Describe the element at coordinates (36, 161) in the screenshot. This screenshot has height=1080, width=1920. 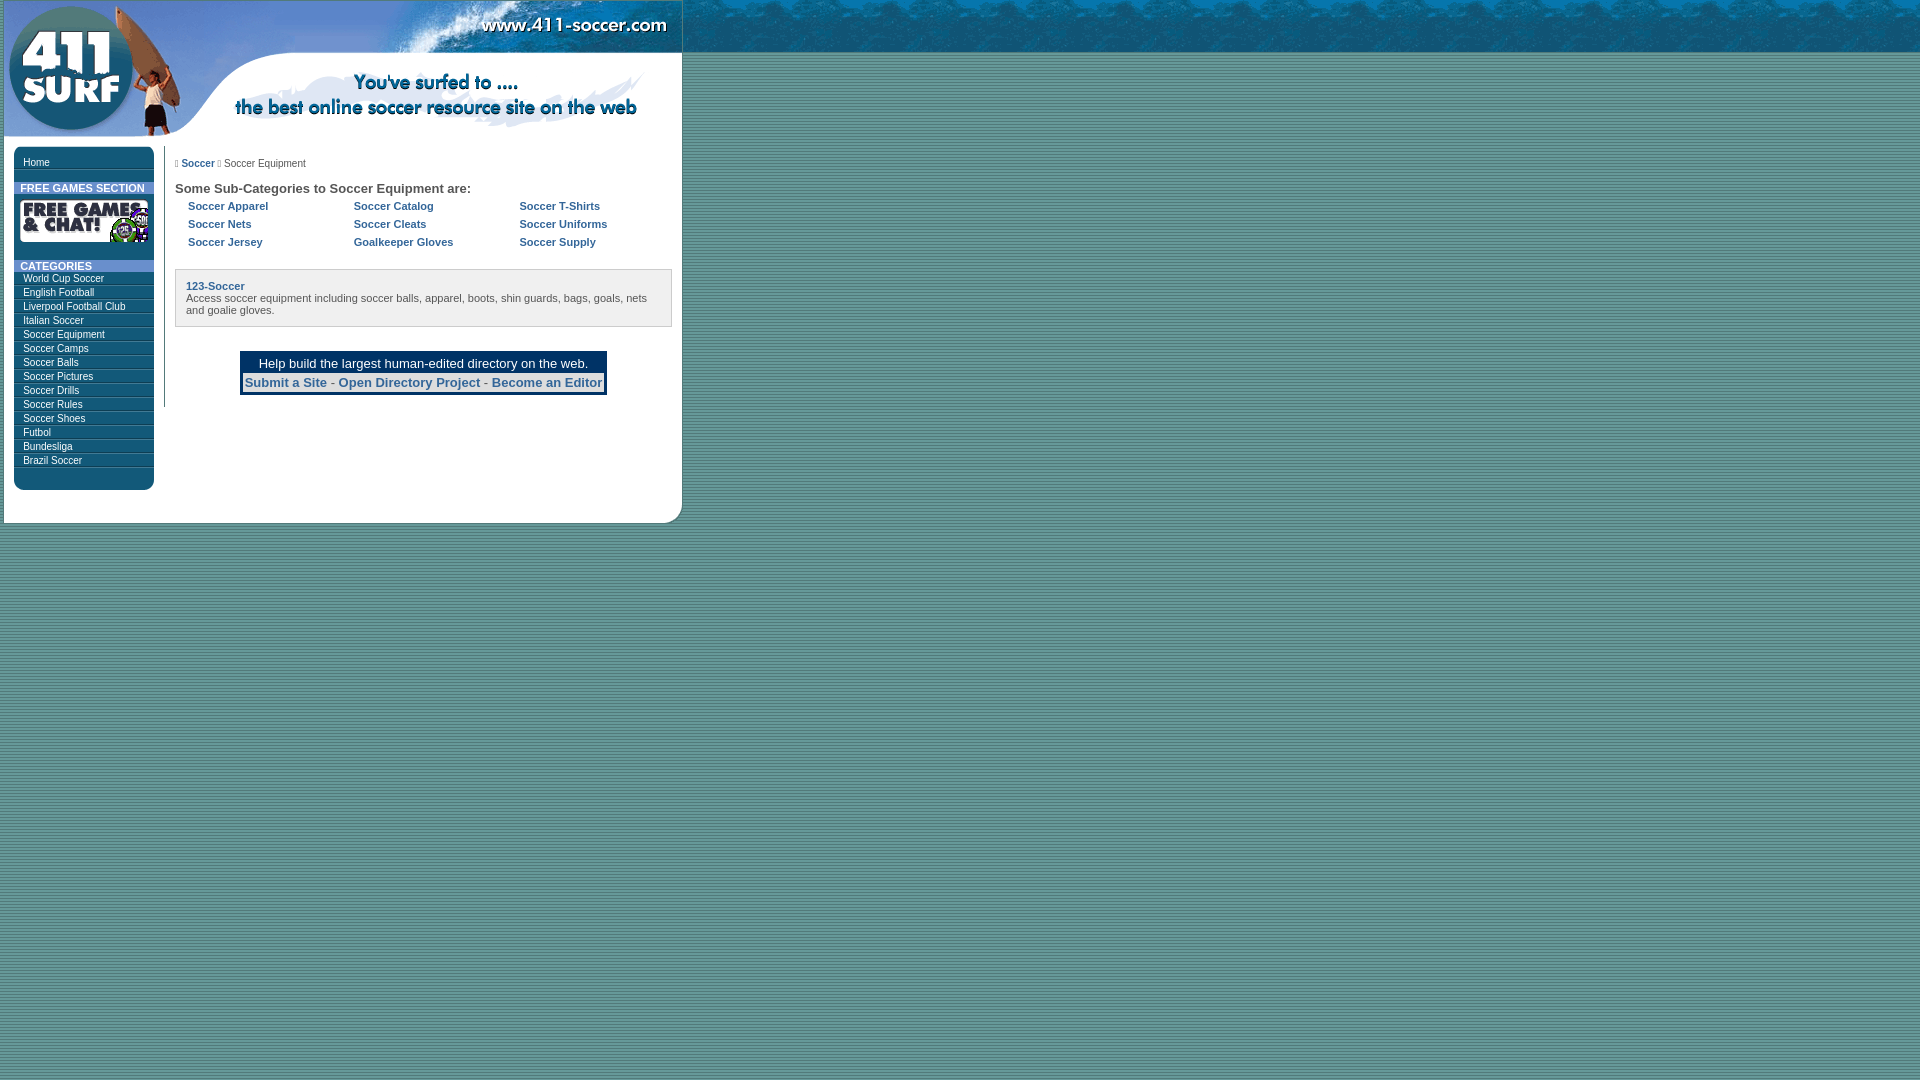
I see `'Home'` at that location.